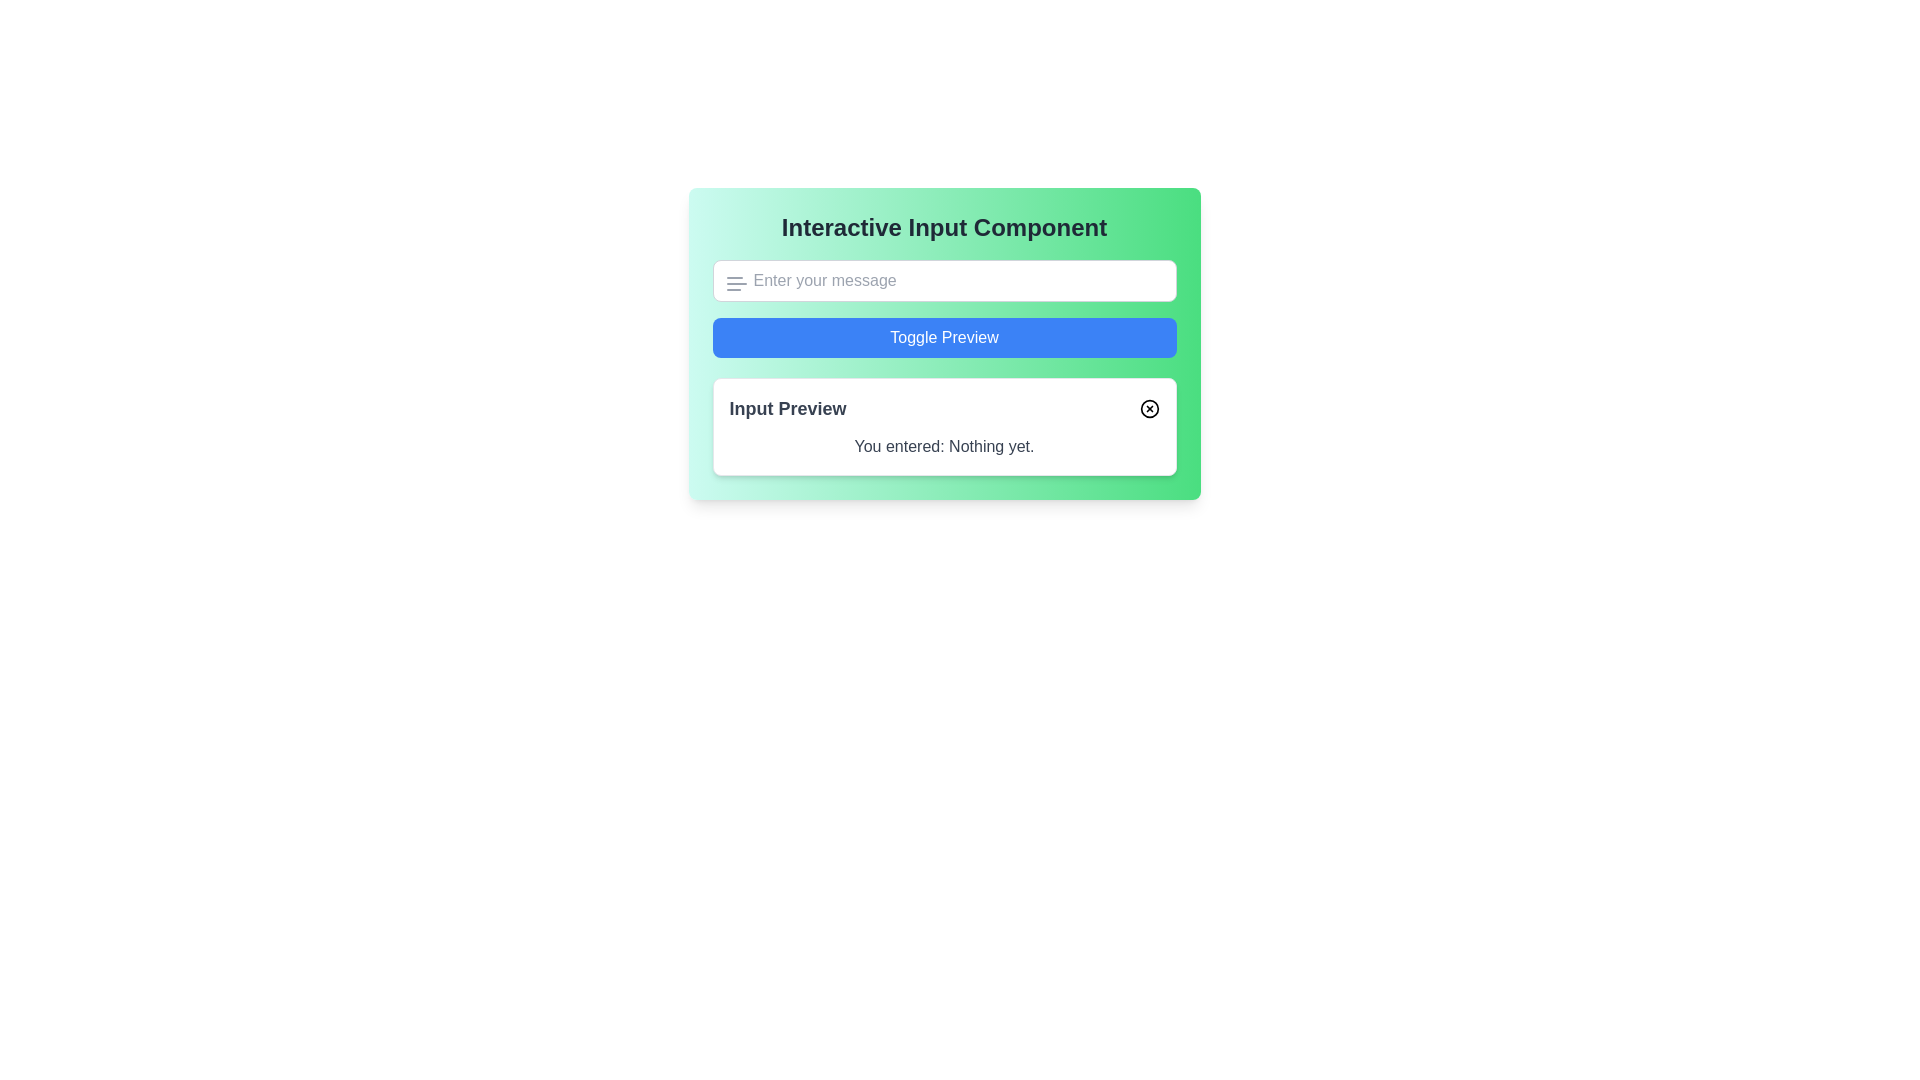  What do you see at coordinates (735, 284) in the screenshot?
I see `the text-related glyph icon located on the left side of the input field titled 'Enter your message'` at bounding box center [735, 284].